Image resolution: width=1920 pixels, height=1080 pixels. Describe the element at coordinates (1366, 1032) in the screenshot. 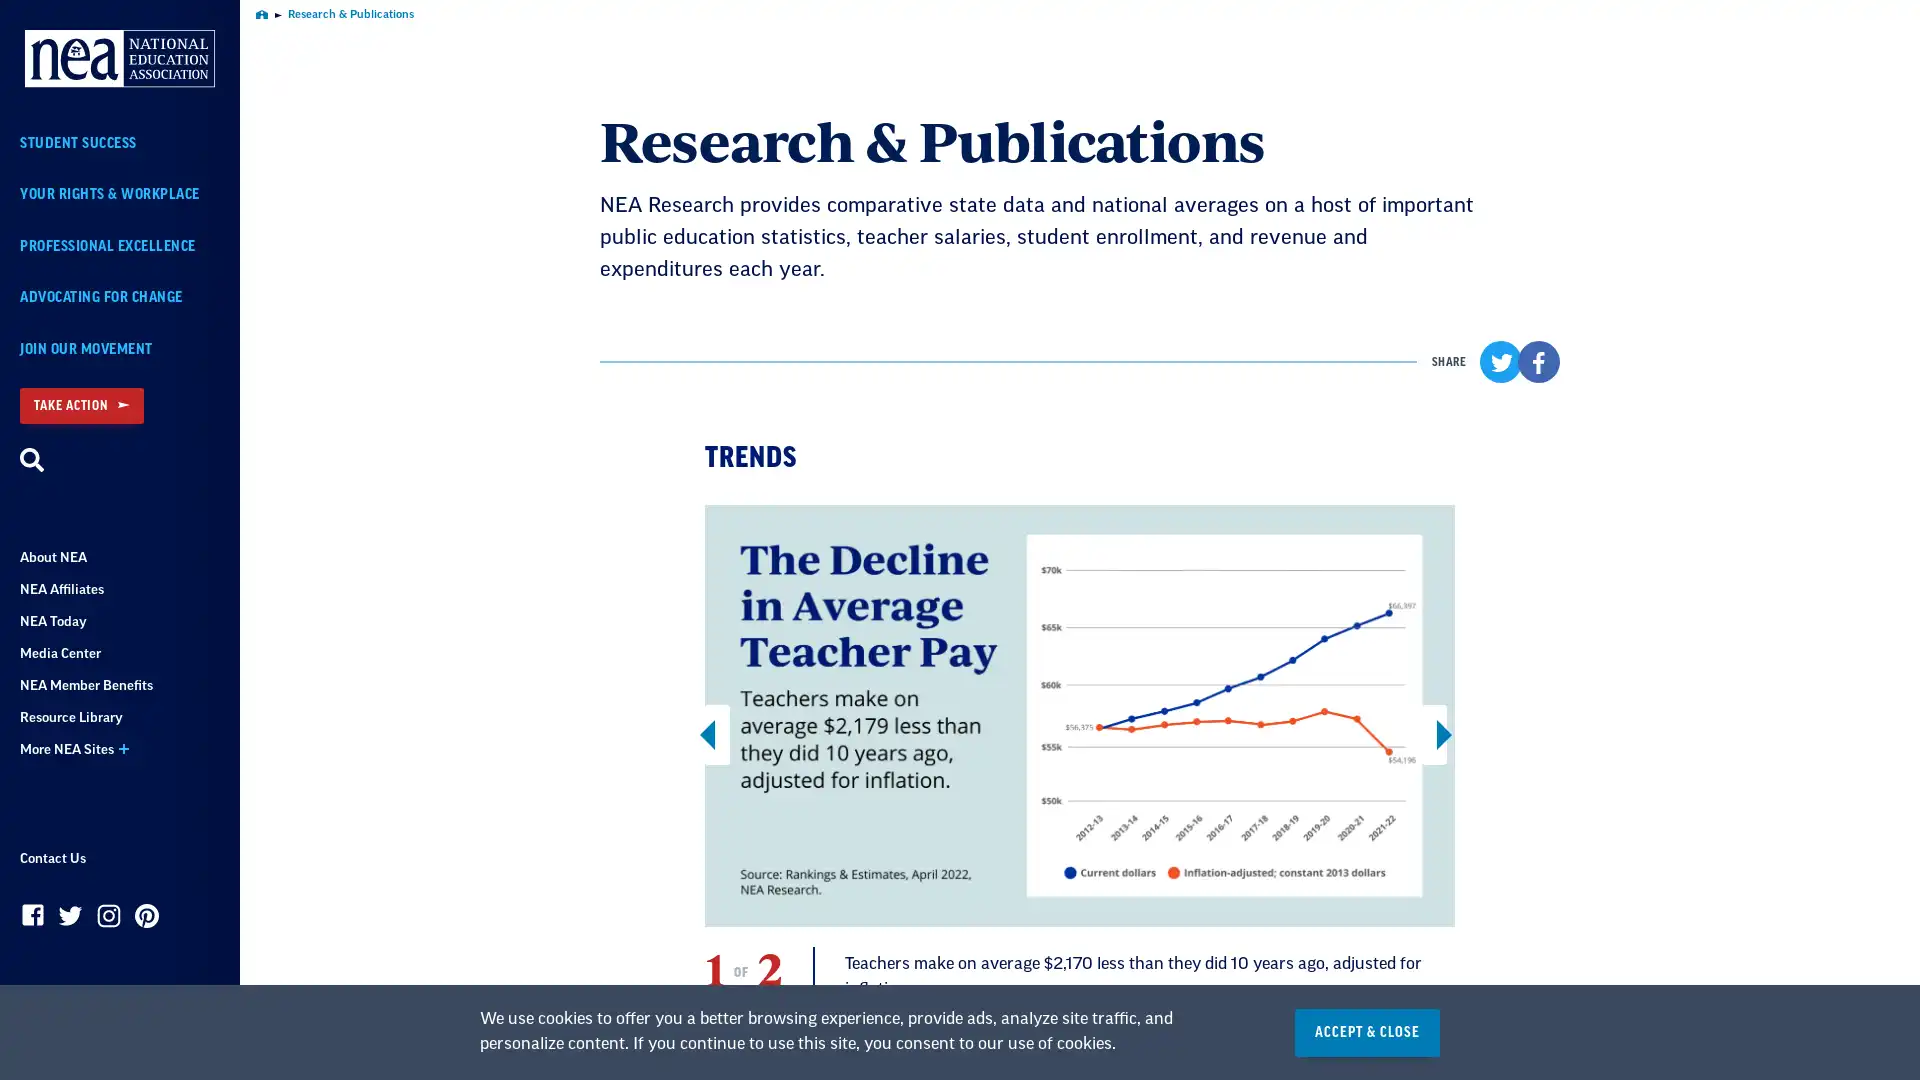

I see `ACCEPT & CLOSE` at that location.